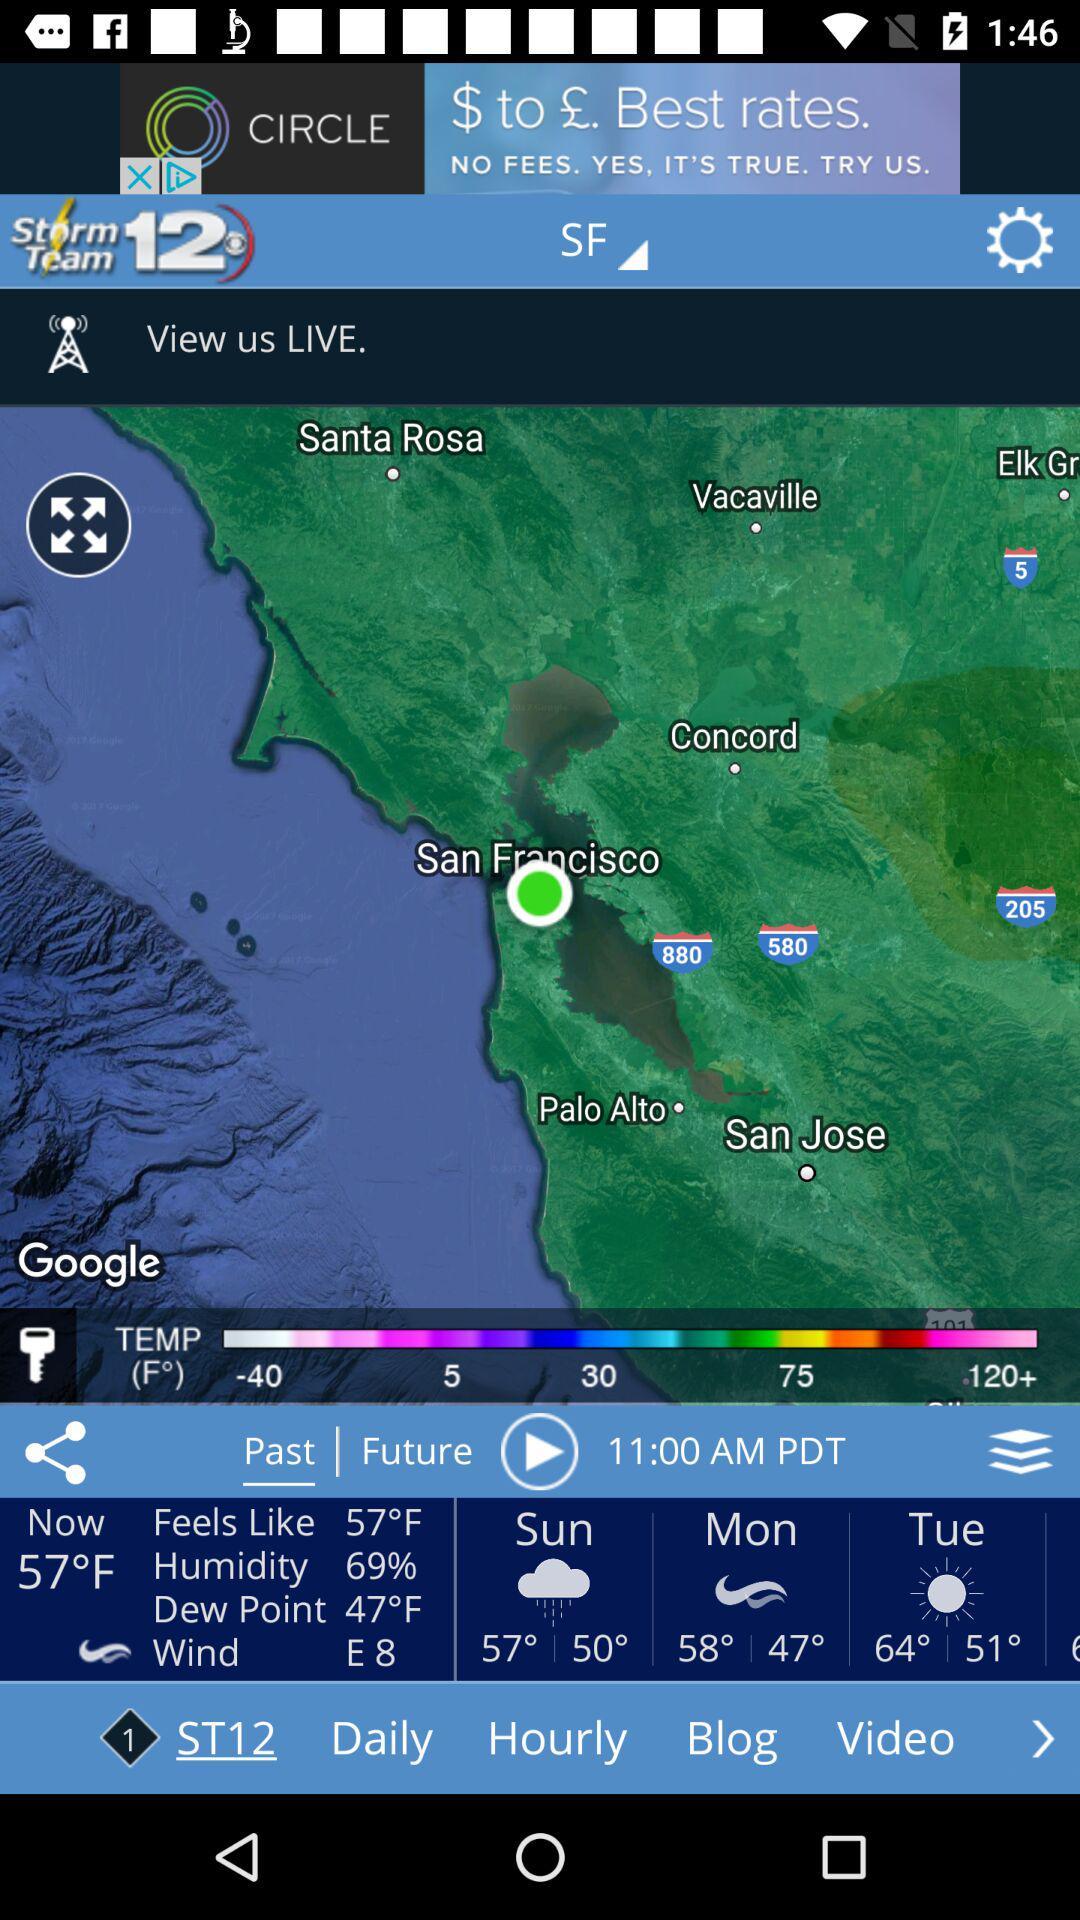 The image size is (1080, 1920). I want to click on the layers icon, so click(1020, 1451).